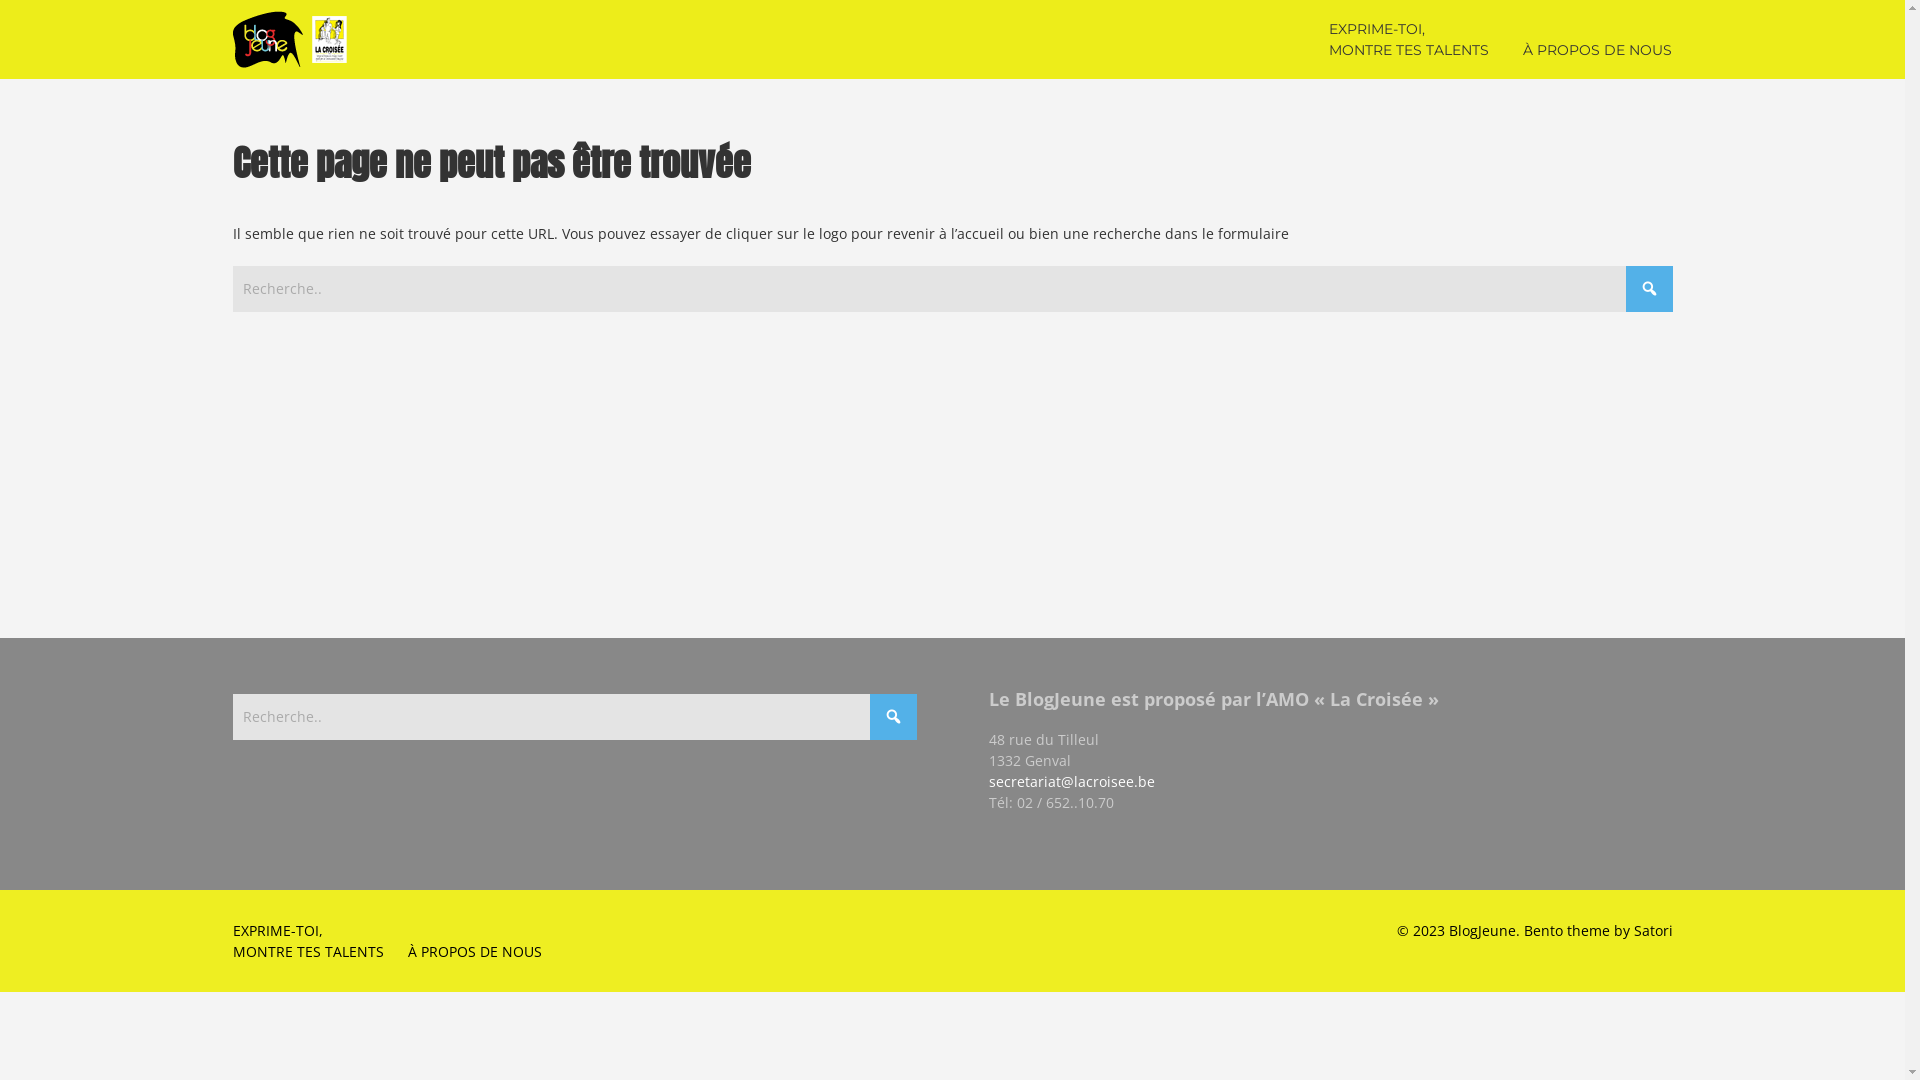  What do you see at coordinates (231, 941) in the screenshot?
I see `'EXPRIME-TOI,` at bounding box center [231, 941].